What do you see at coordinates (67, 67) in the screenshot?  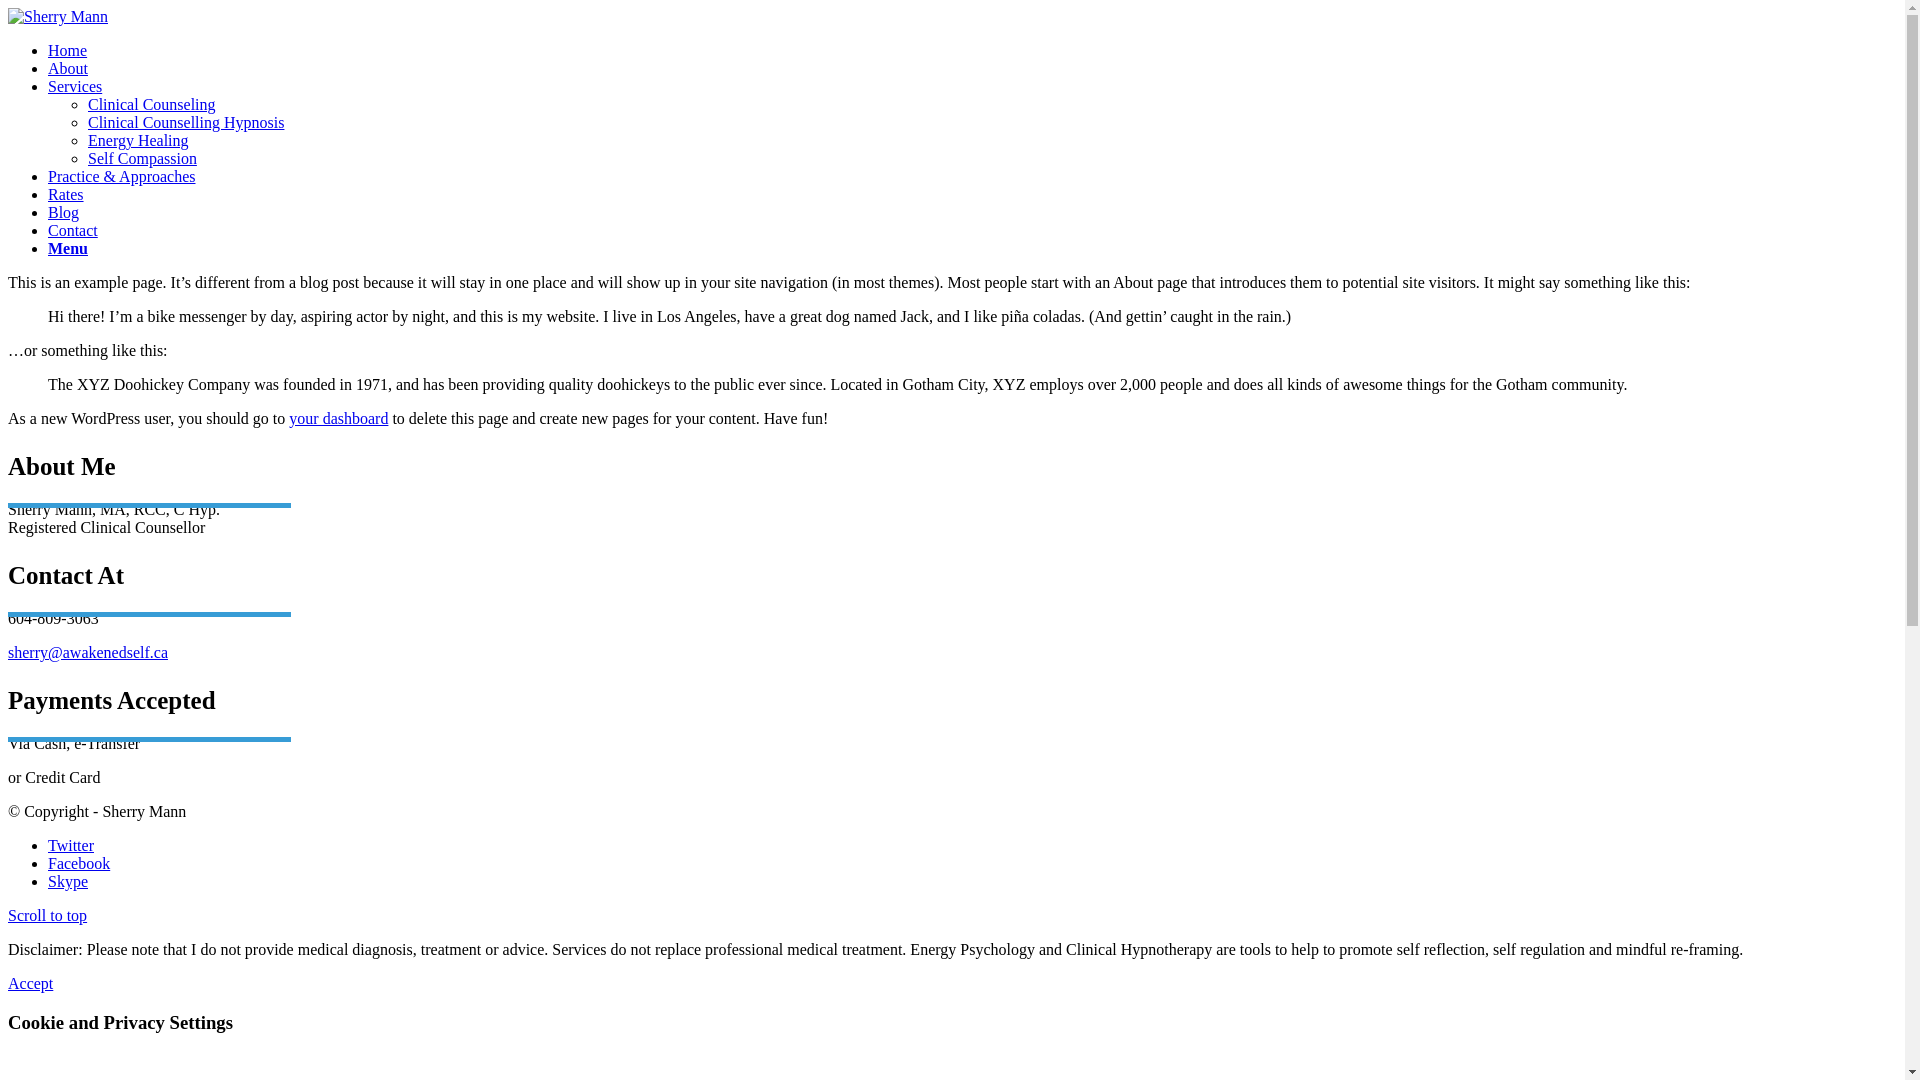 I see `'About'` at bounding box center [67, 67].